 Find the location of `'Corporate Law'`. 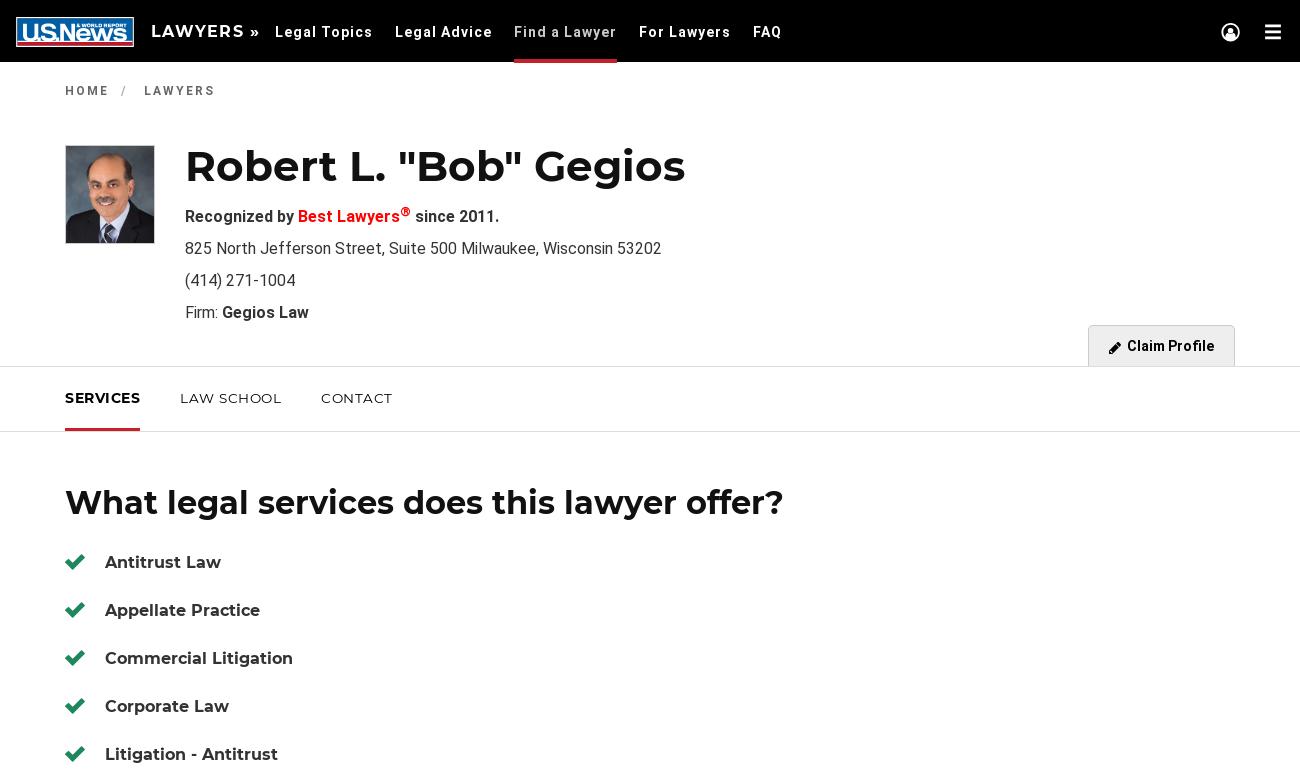

'Corporate Law' is located at coordinates (105, 705).